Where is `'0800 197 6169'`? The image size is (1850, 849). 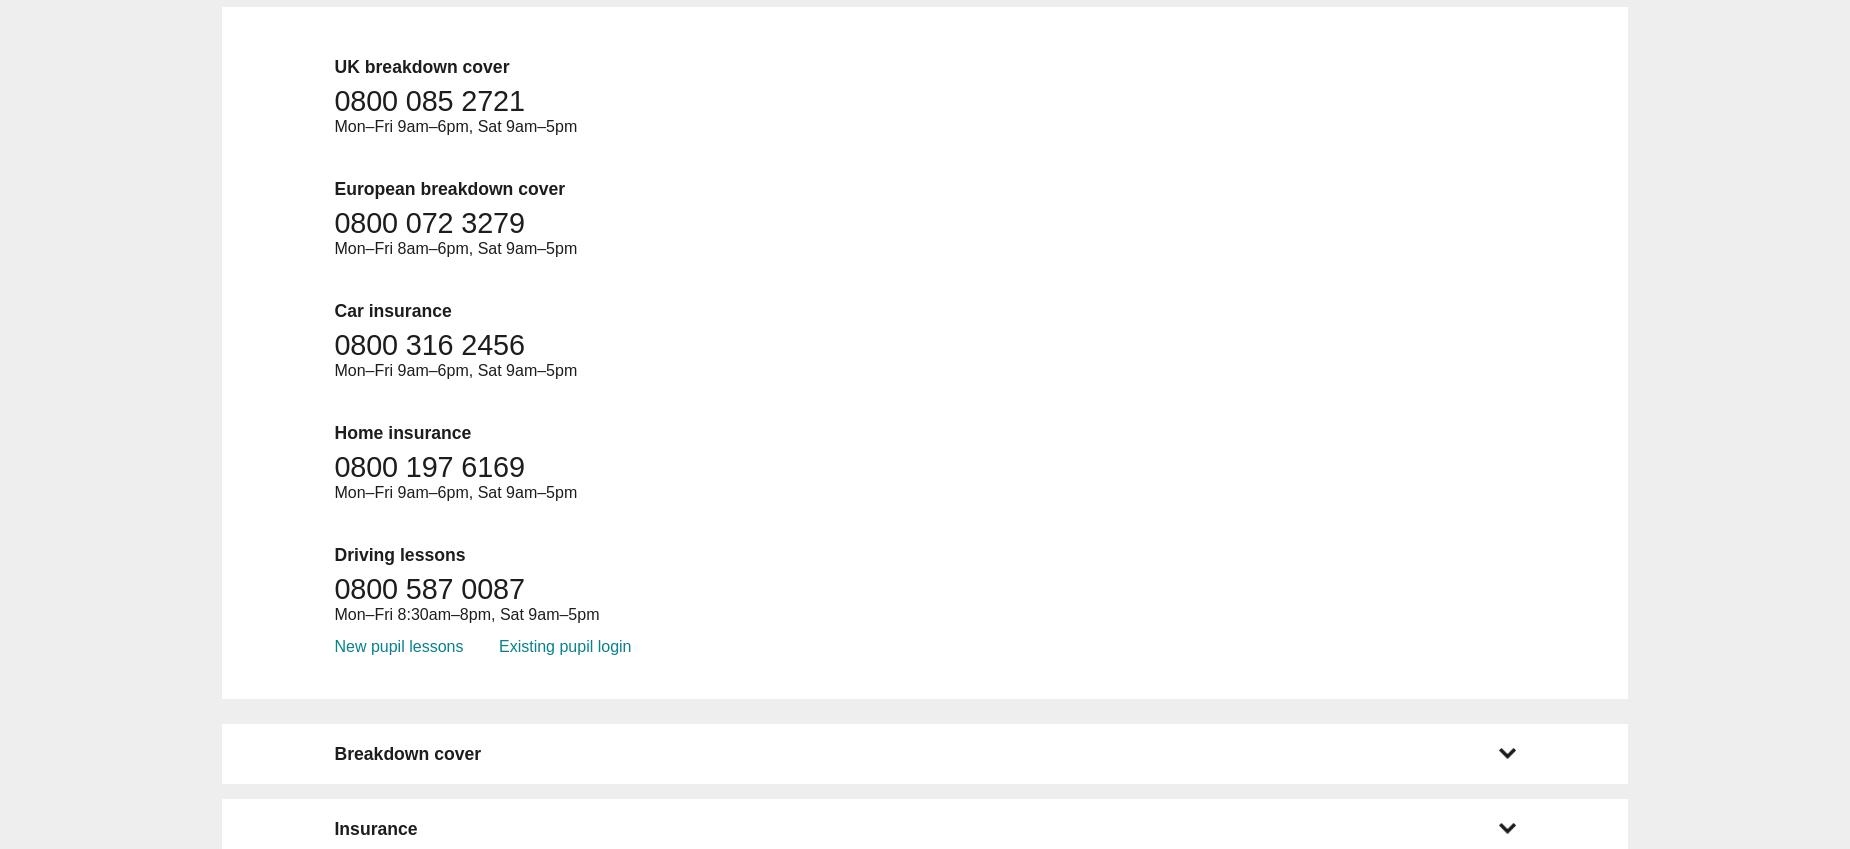 '0800 197 6169' is located at coordinates (428, 466).